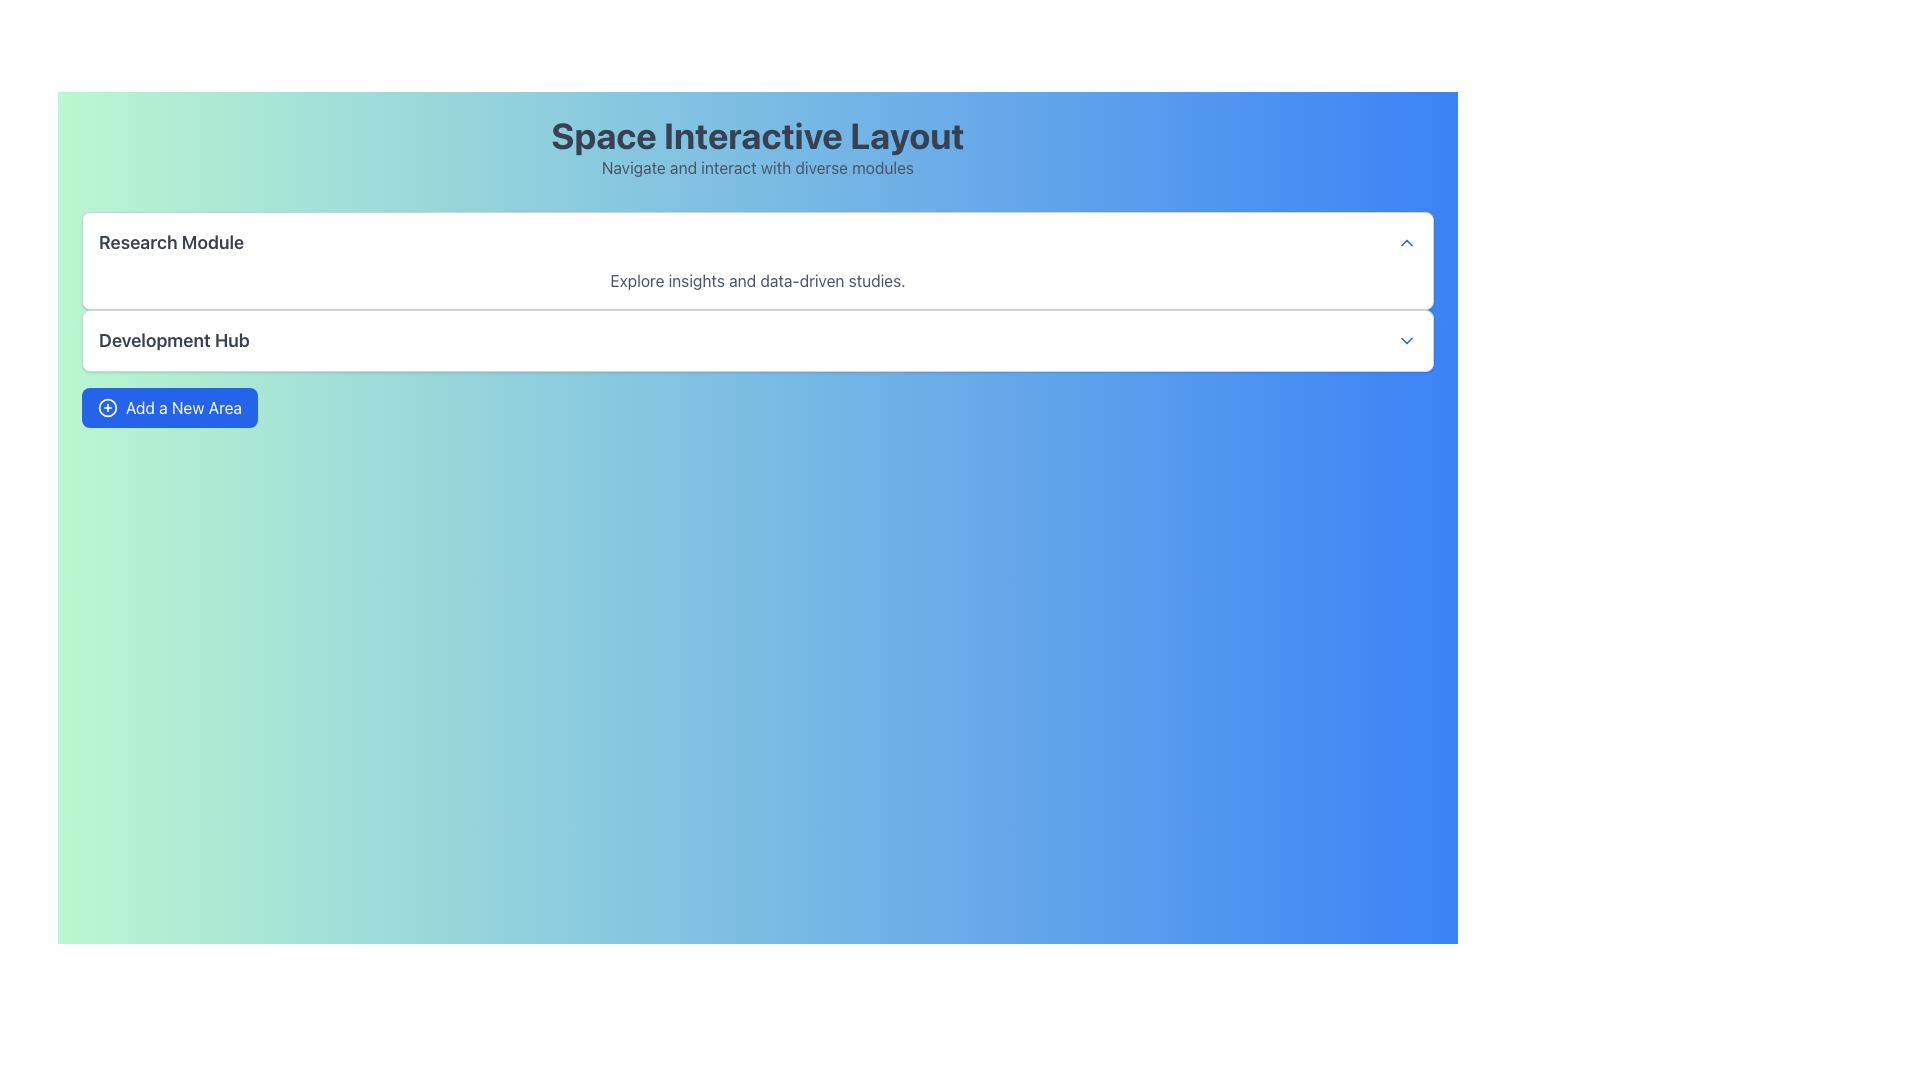 Image resolution: width=1920 pixels, height=1080 pixels. I want to click on the 'Development Hub' text label which serves as a section heading within the layout, so click(174, 339).